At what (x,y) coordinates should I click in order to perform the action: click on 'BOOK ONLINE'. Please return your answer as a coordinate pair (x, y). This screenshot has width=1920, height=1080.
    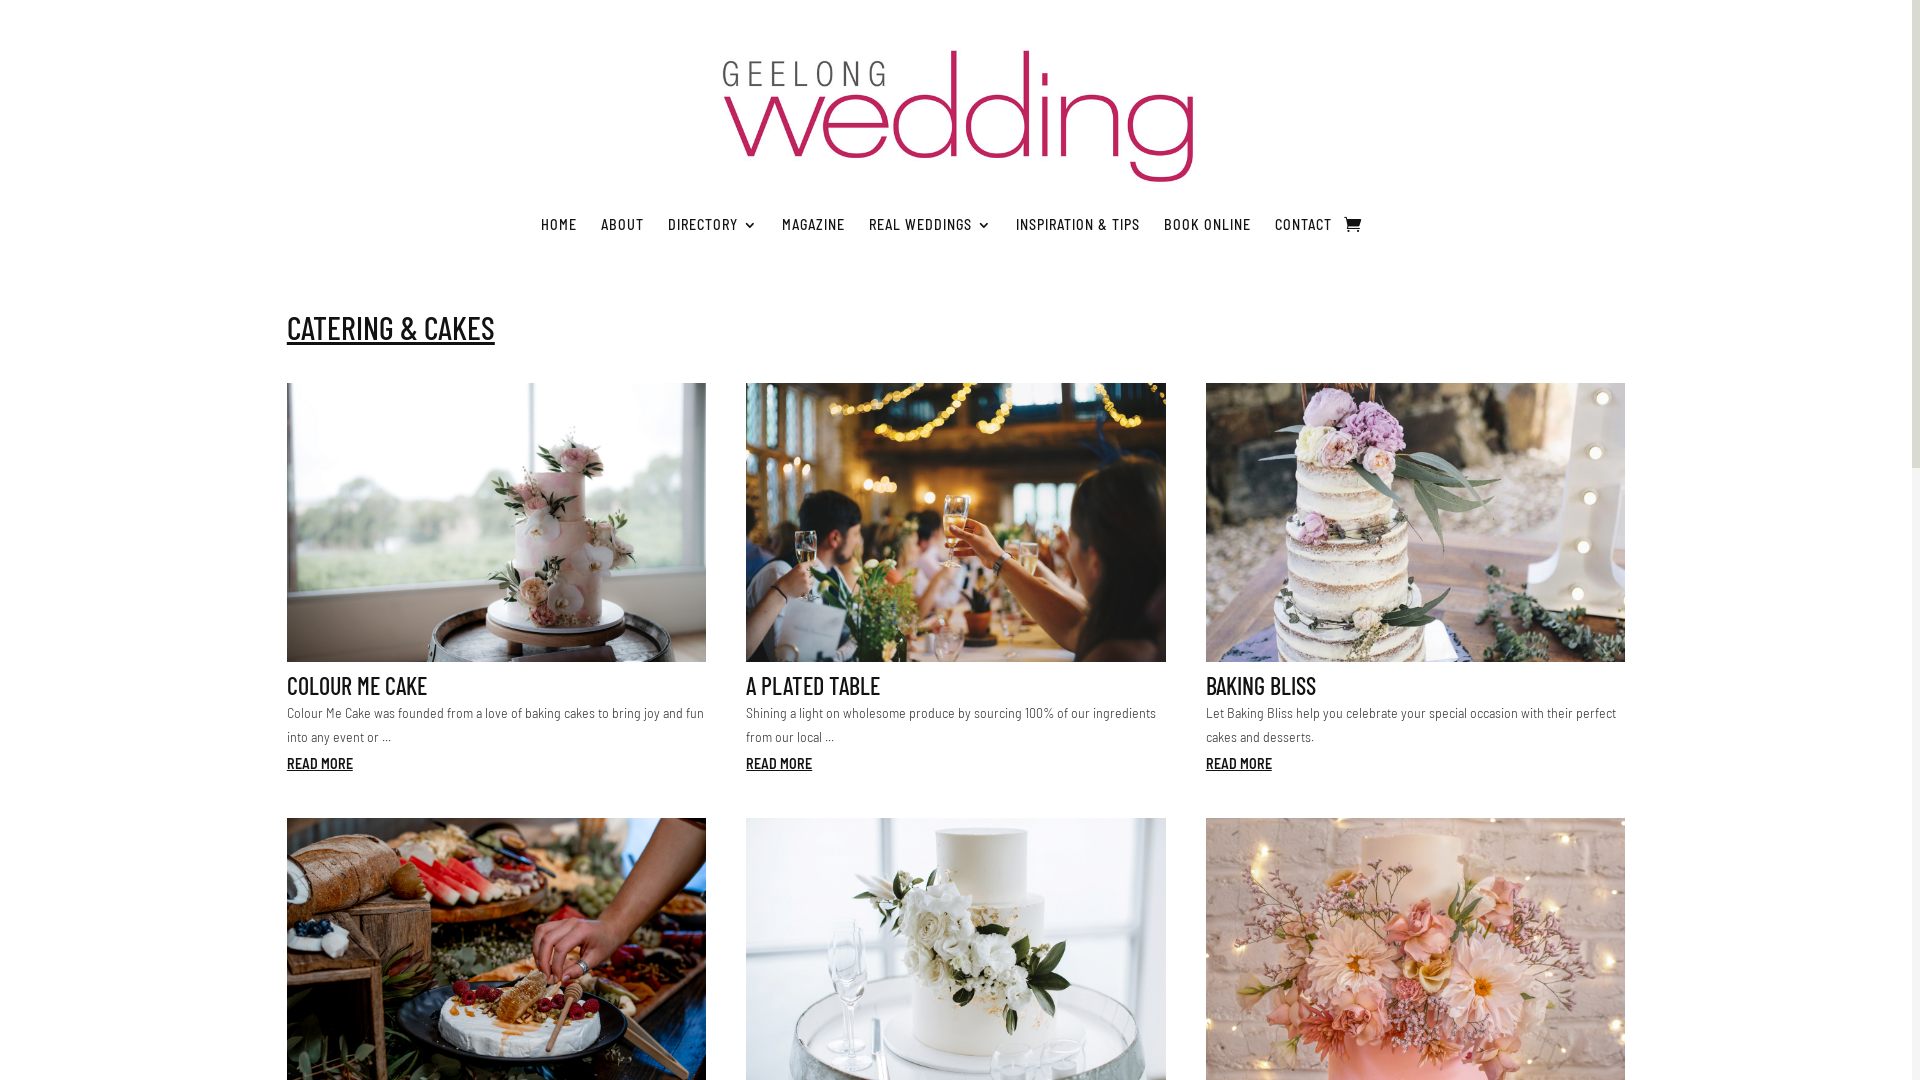
    Looking at the image, I should click on (1206, 224).